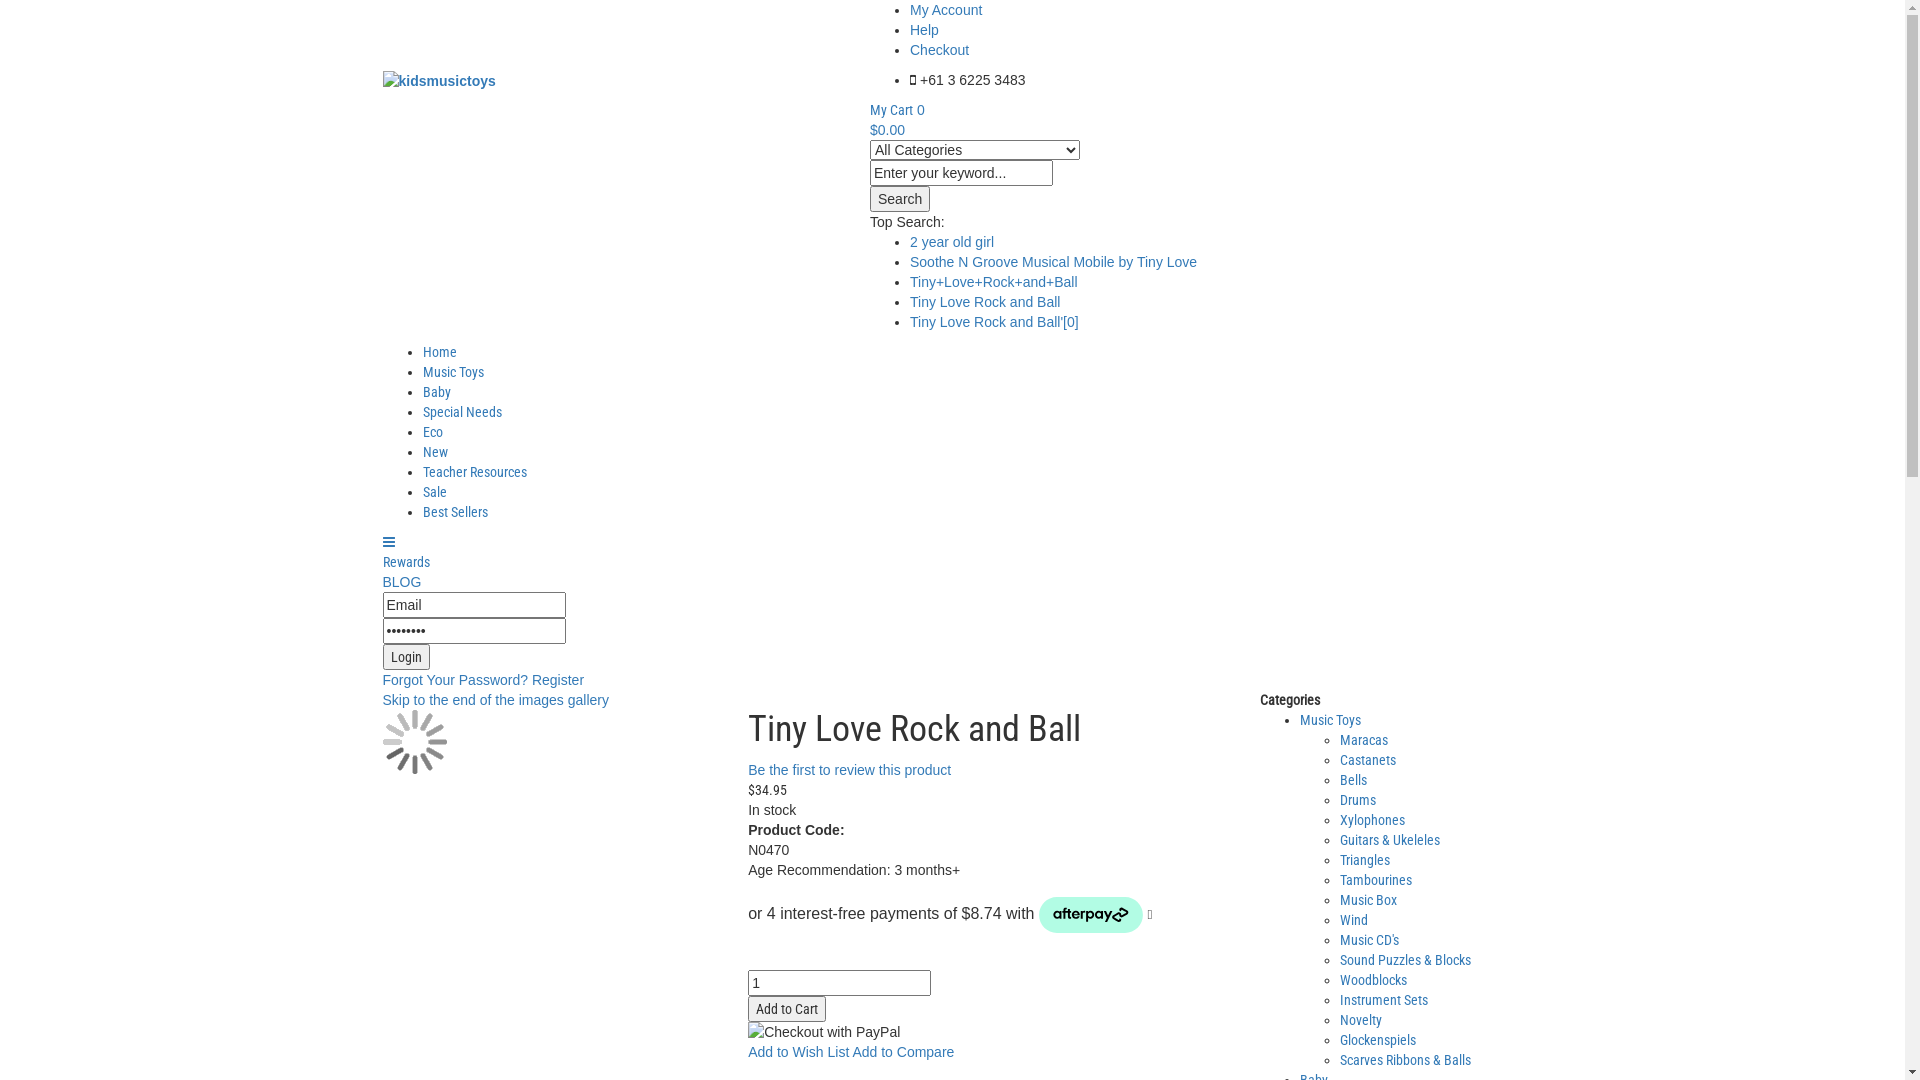 The image size is (1920, 1080). I want to click on 'Music Toys', so click(1330, 720).